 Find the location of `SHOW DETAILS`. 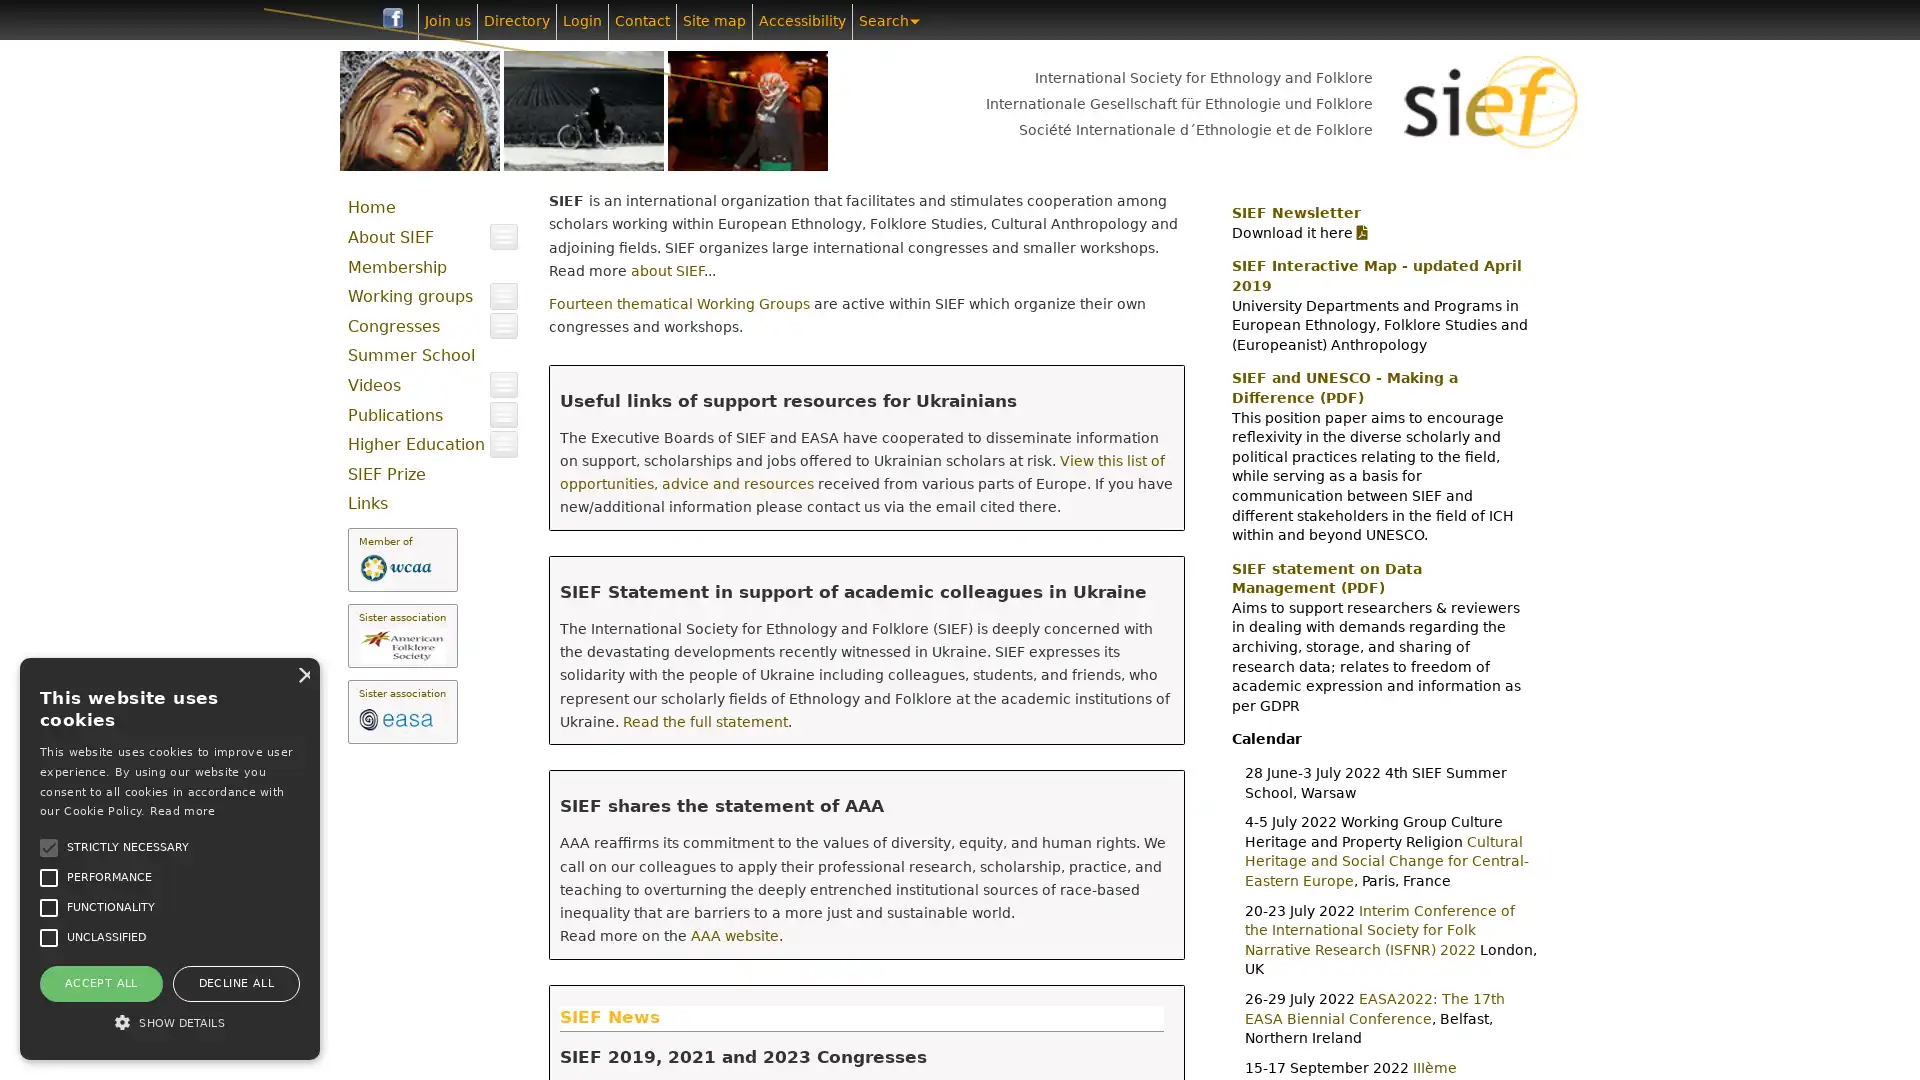

SHOW DETAILS is located at coordinates (169, 1022).